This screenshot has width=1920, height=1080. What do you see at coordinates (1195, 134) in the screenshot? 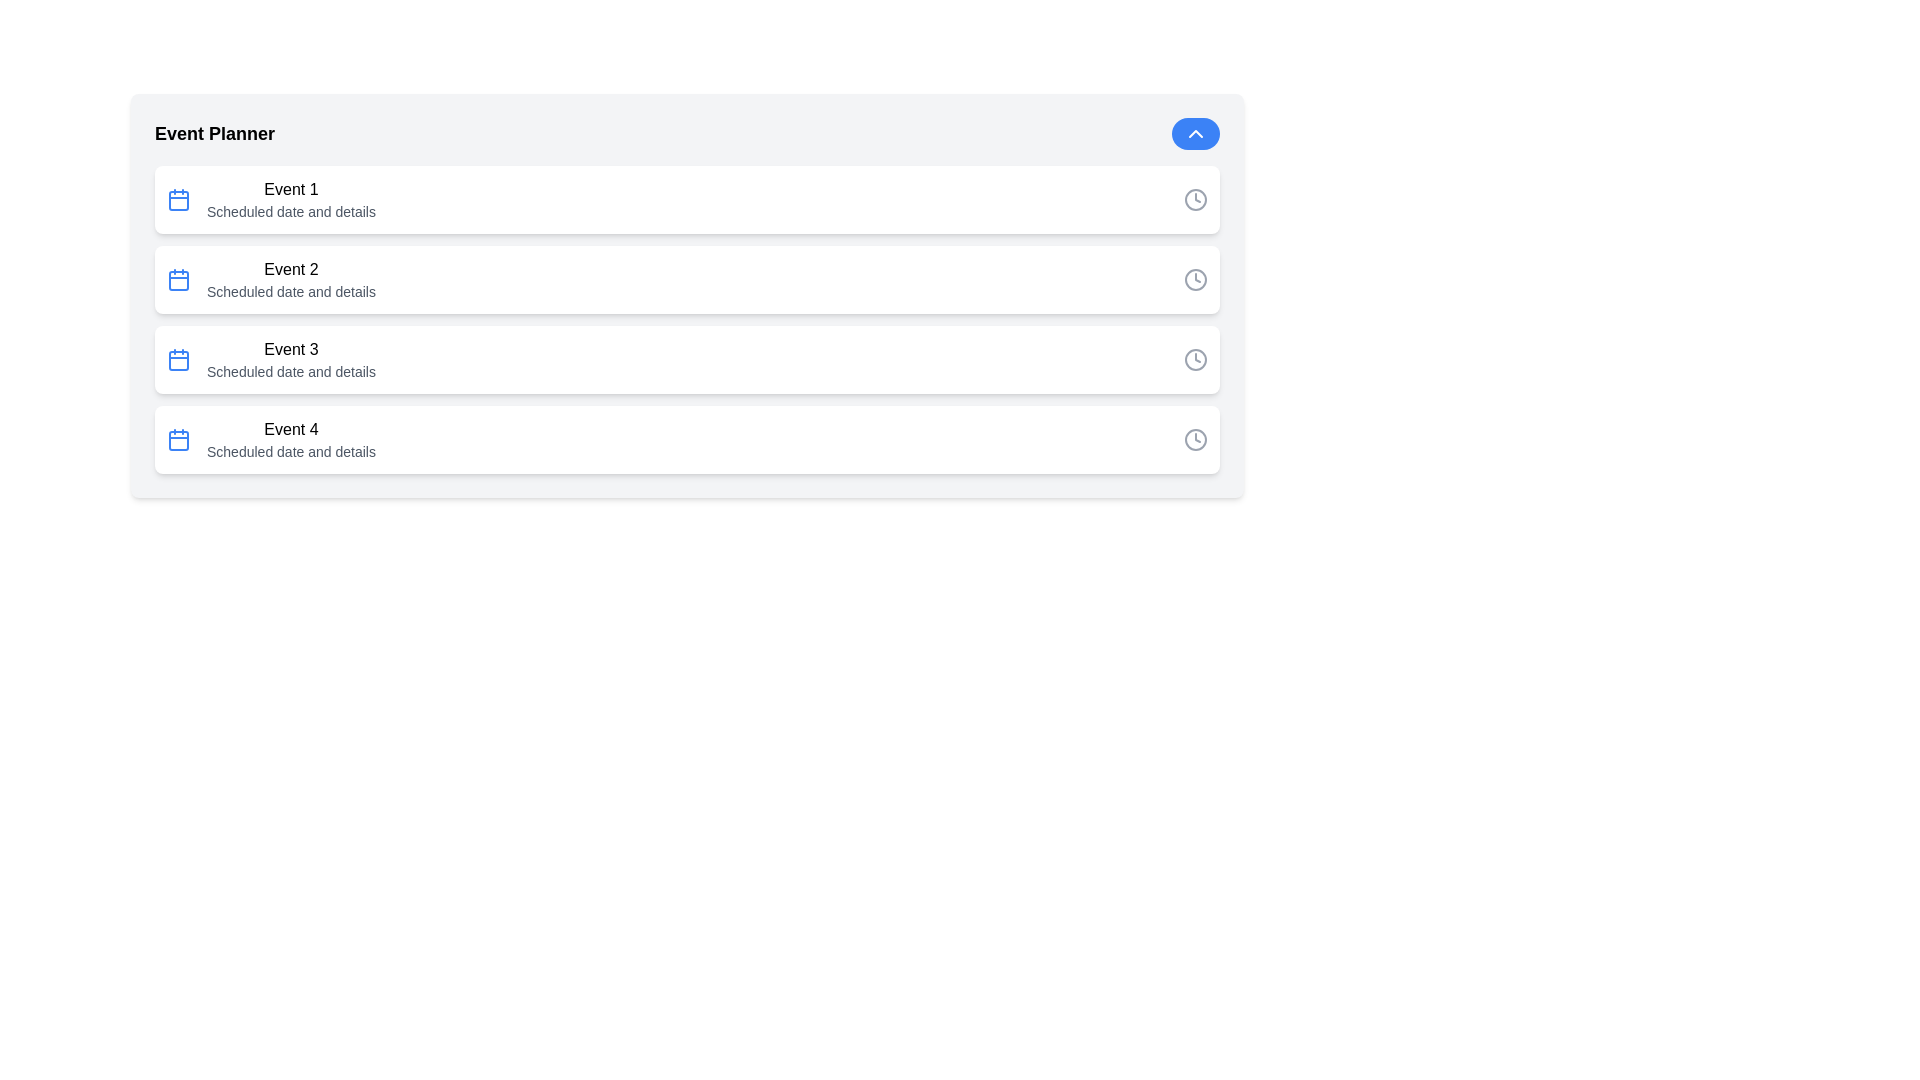
I see `the keyboard navigation on the upward-facing chevron icon located within the rounded button with a blue background at the upper-right corner of the 'Event Planner' section` at bounding box center [1195, 134].